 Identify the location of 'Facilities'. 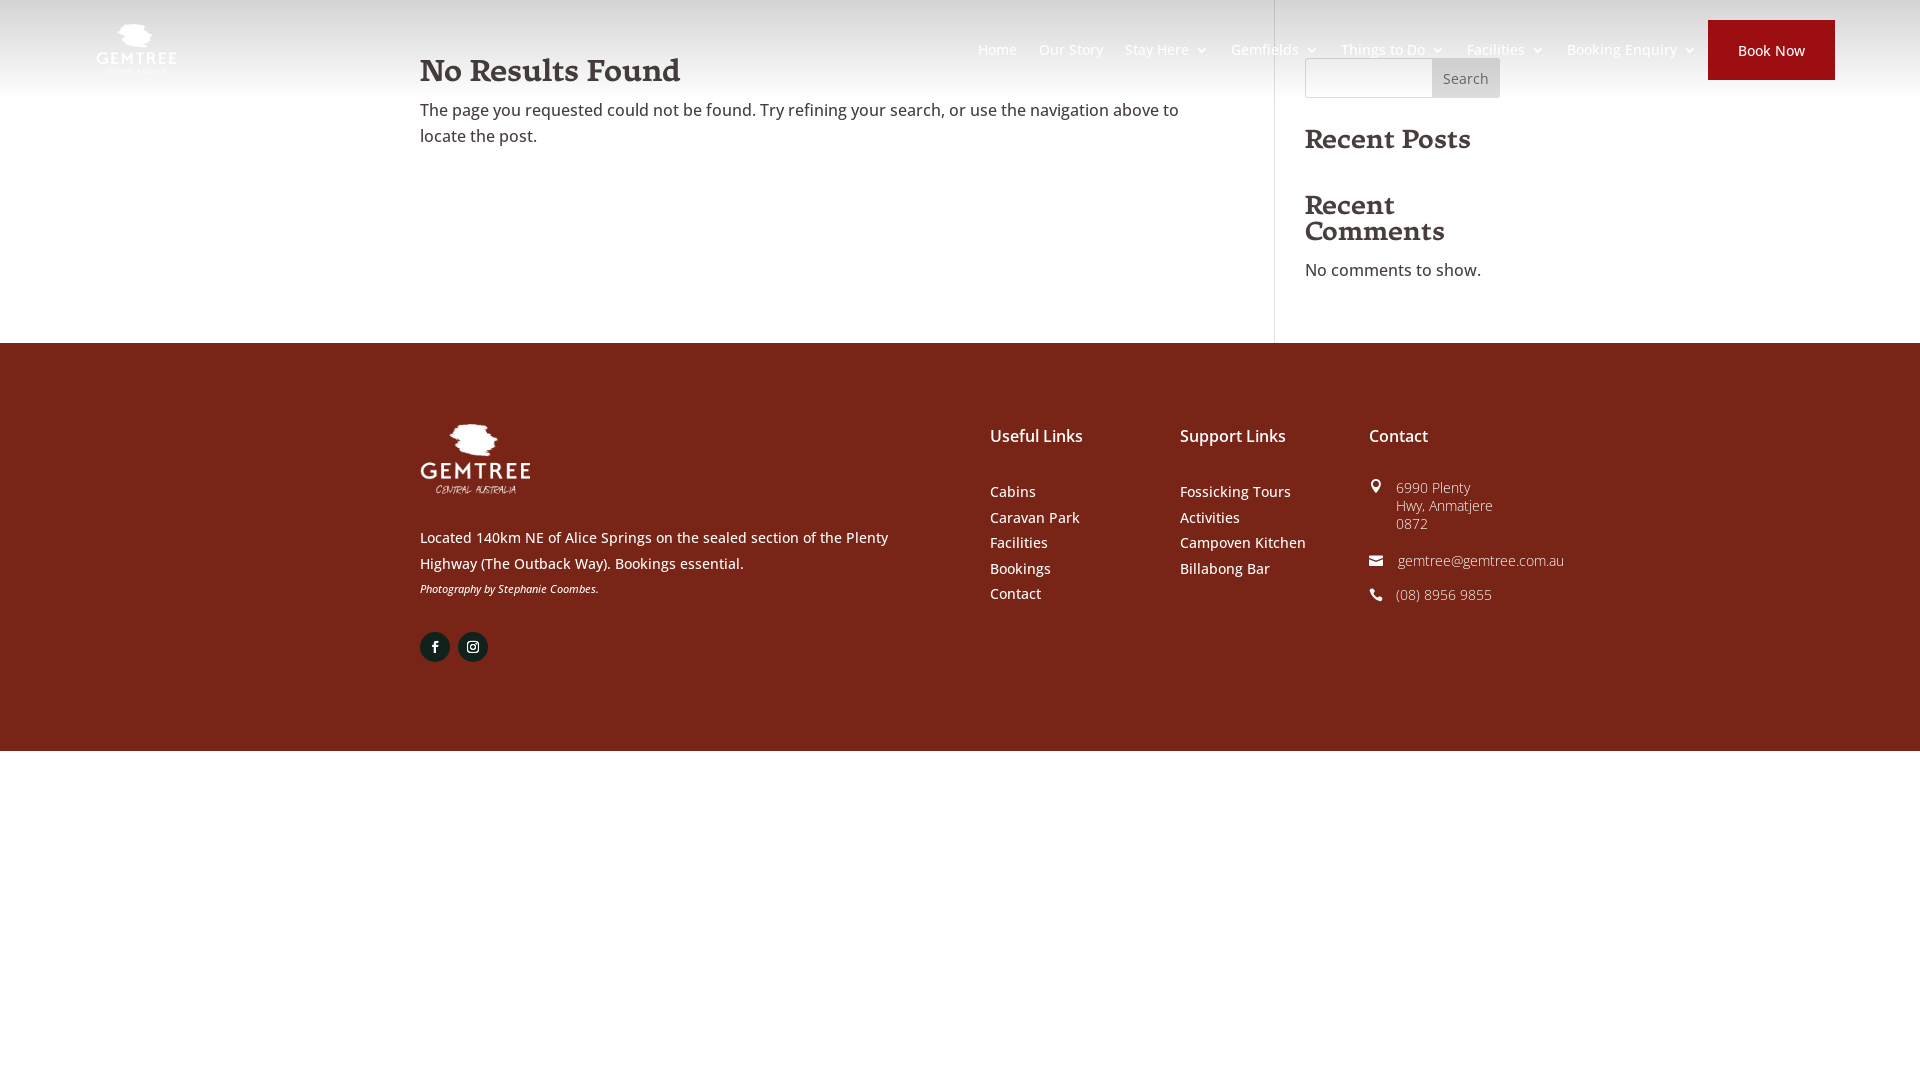
(1018, 542).